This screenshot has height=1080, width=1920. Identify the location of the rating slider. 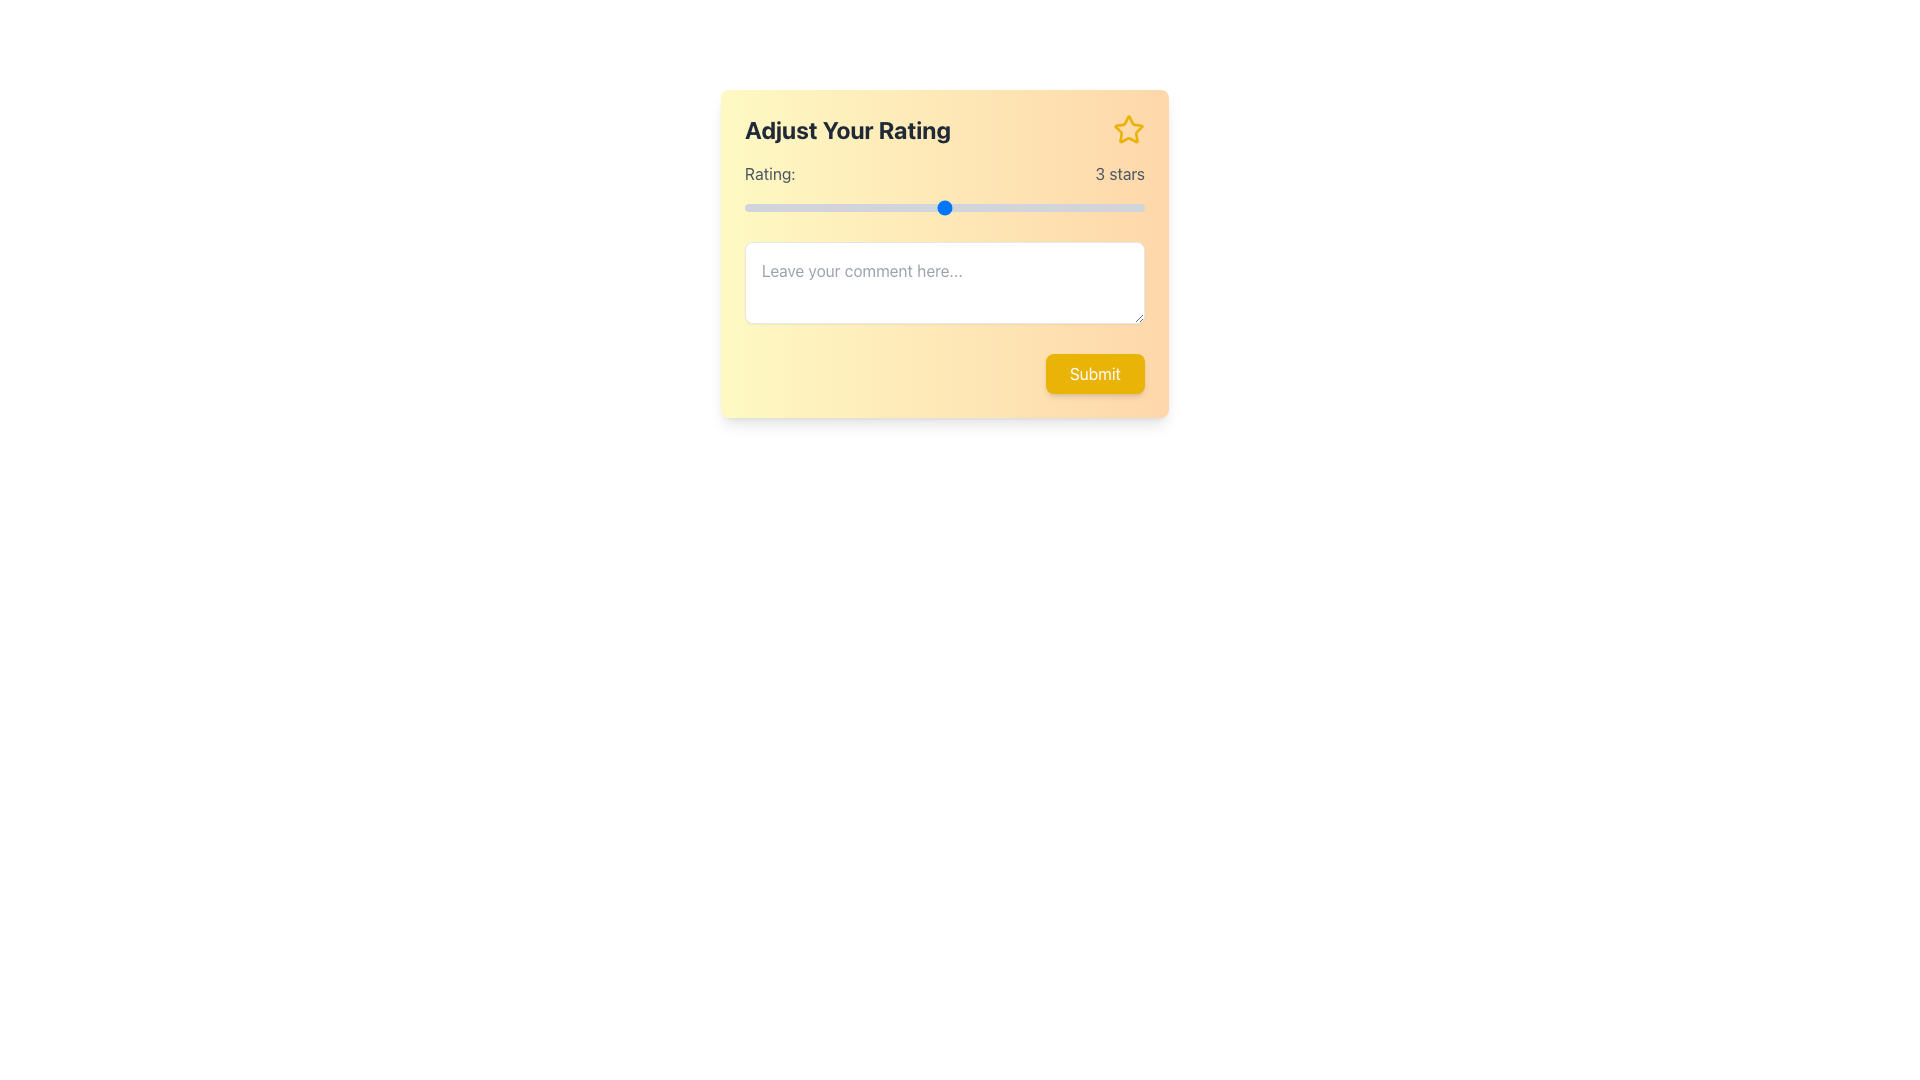
(844, 208).